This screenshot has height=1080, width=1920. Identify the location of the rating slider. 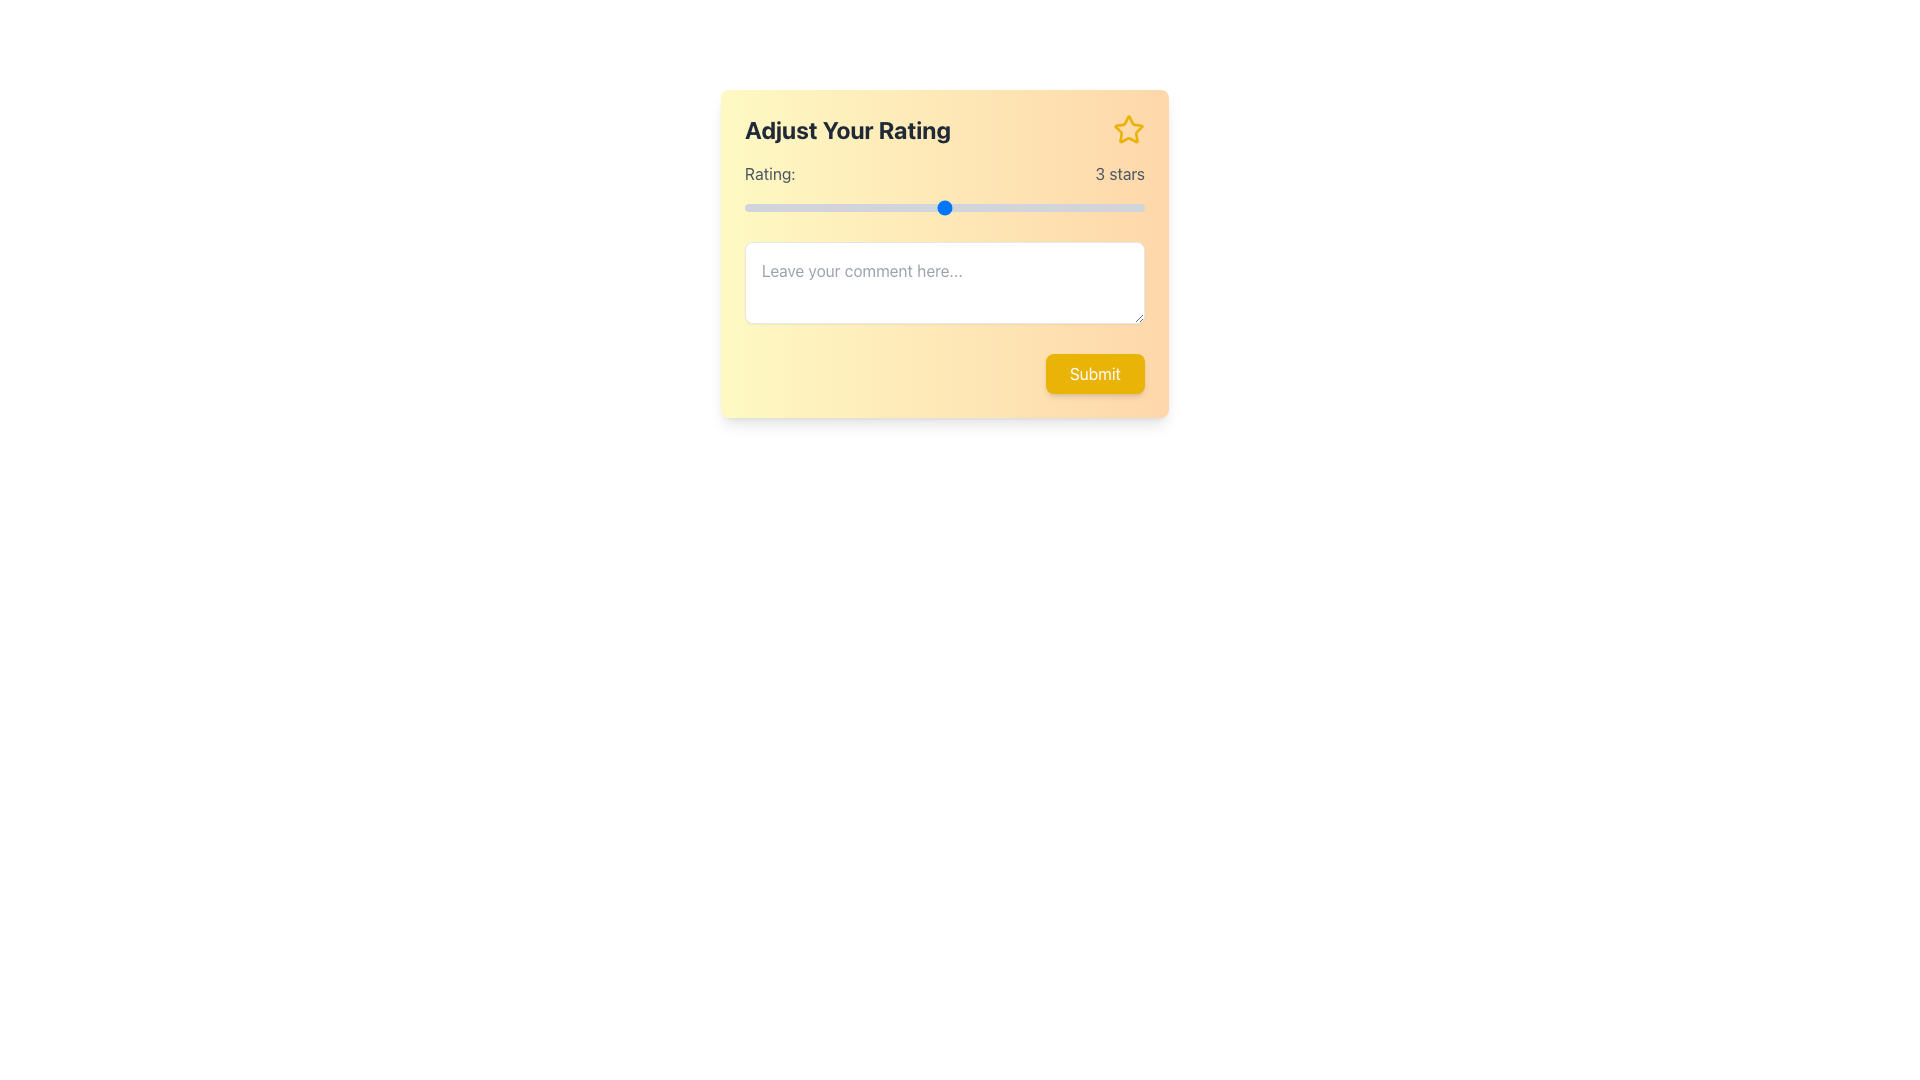
(844, 208).